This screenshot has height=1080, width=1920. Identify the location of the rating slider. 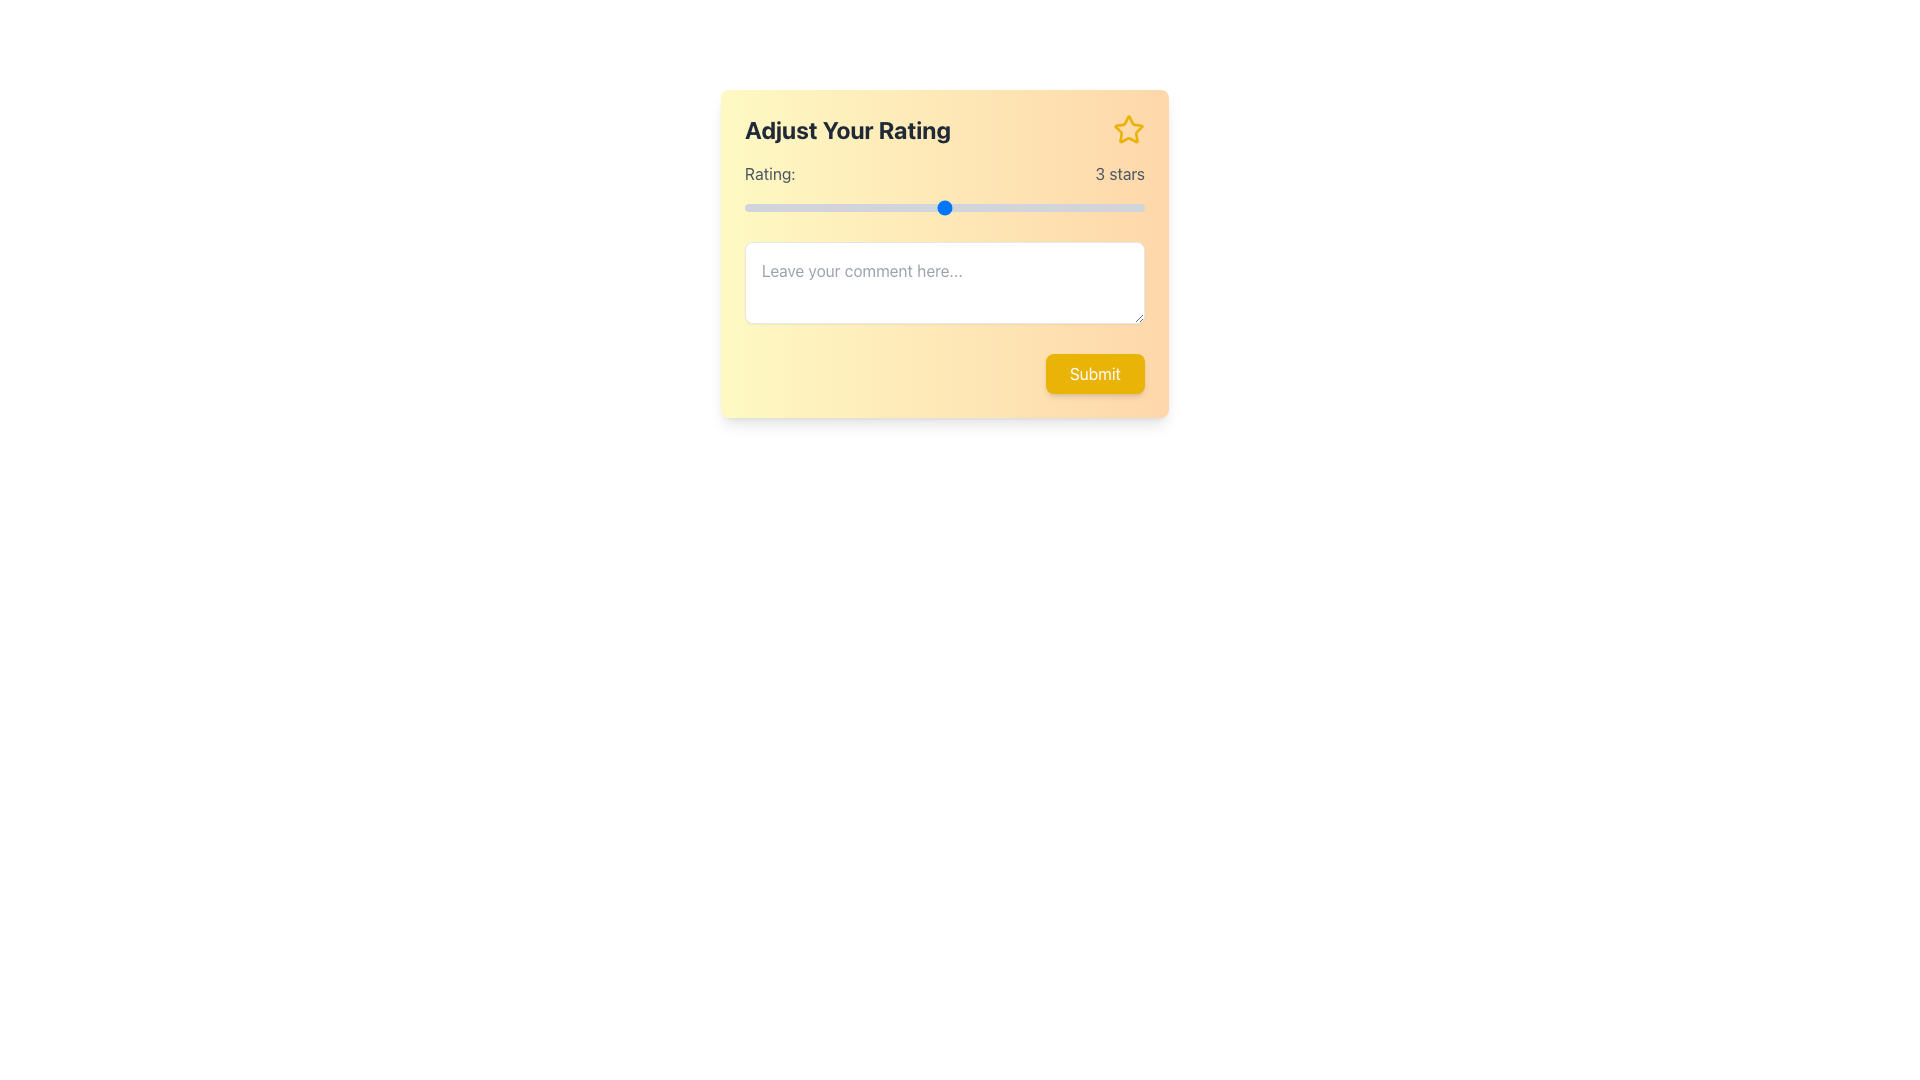
(844, 208).